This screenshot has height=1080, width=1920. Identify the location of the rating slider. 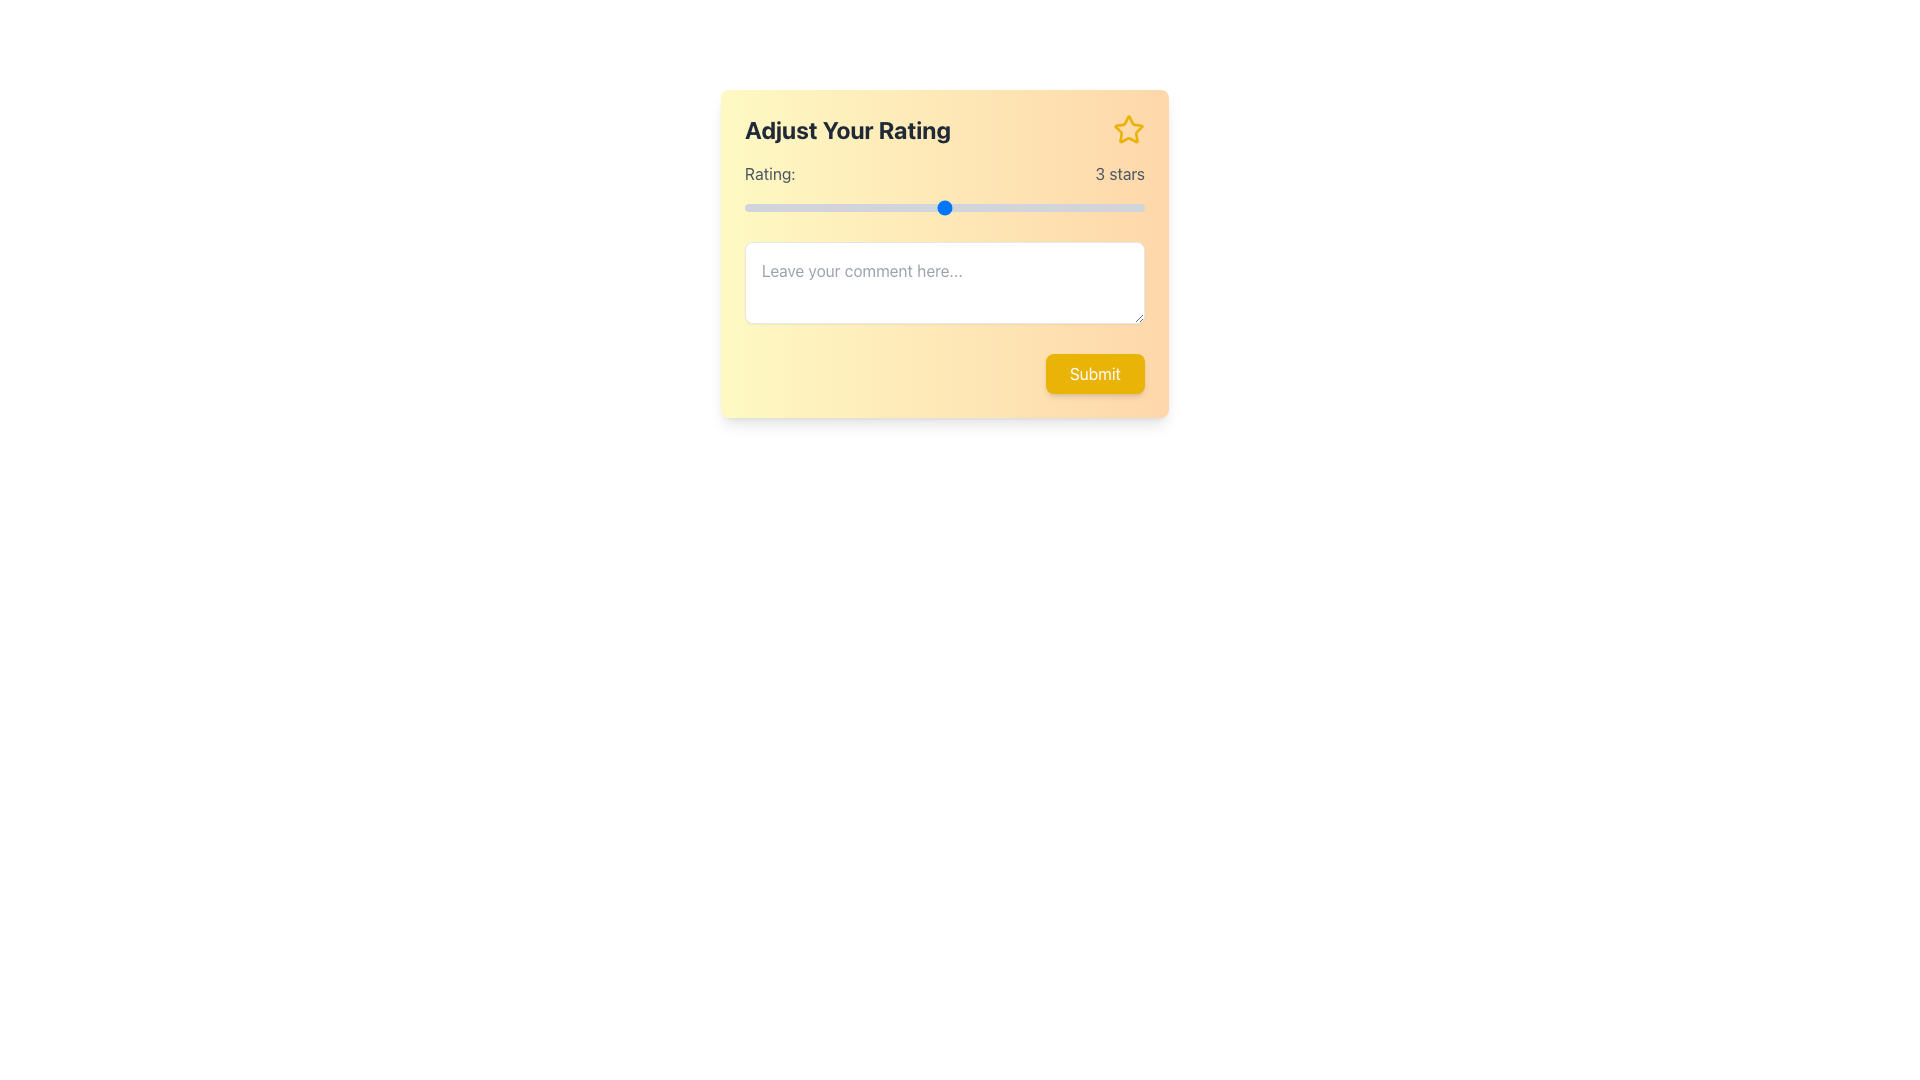
(844, 208).